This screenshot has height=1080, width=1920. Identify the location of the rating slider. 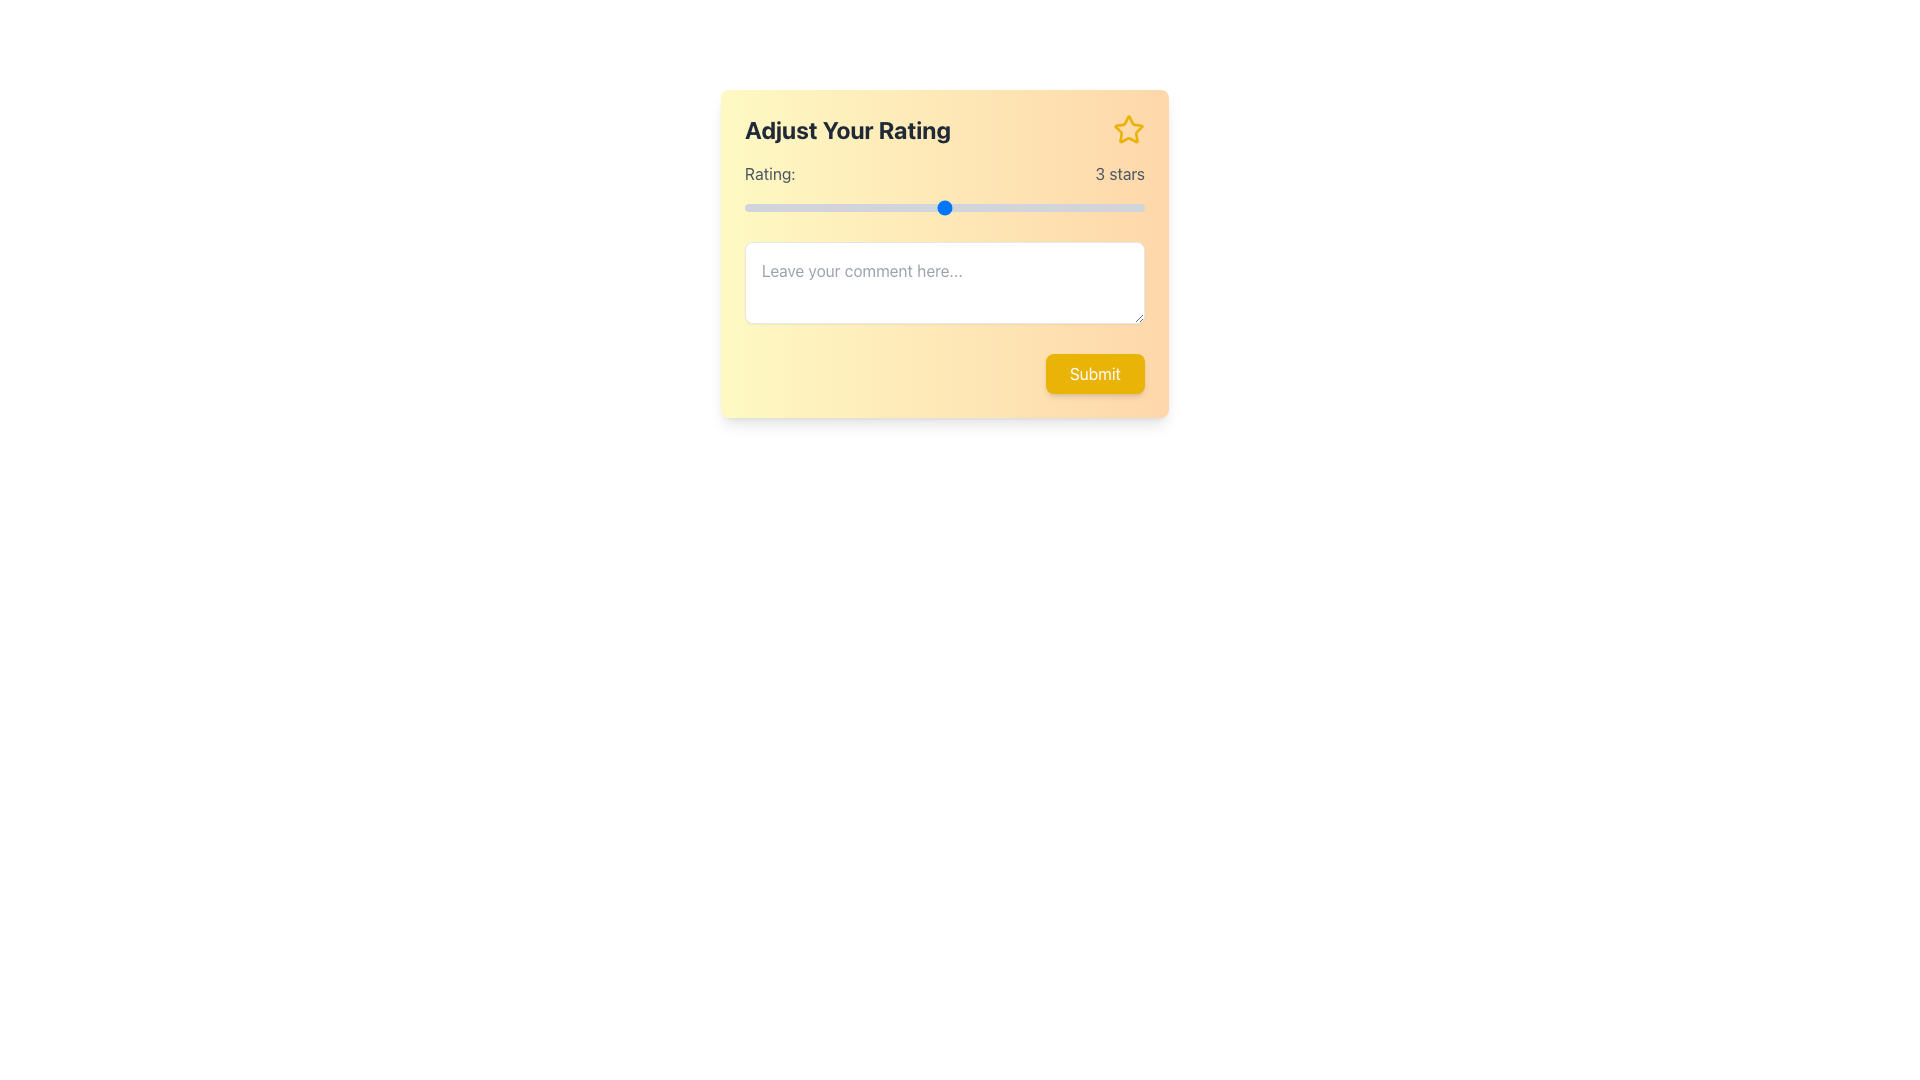
(844, 208).